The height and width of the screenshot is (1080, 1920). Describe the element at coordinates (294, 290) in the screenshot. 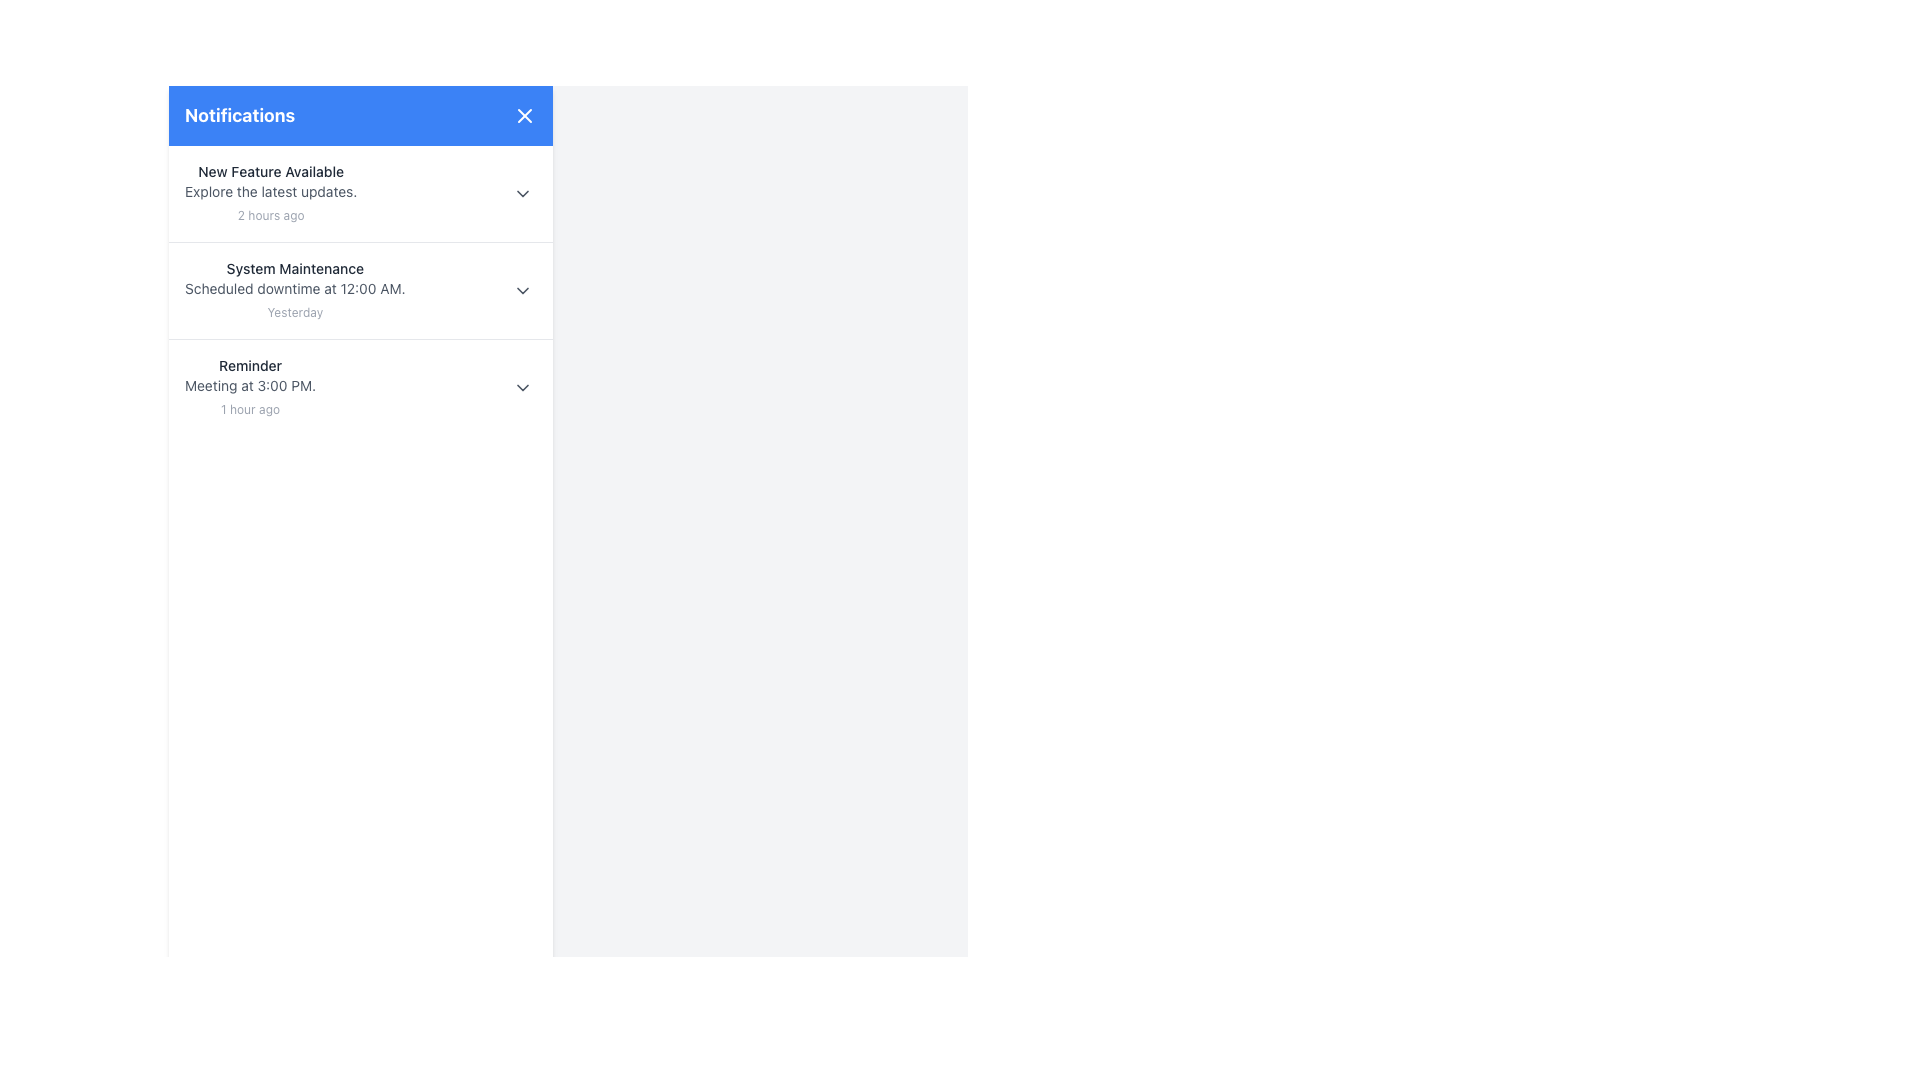

I see `the text block that provides information about a past event related to system maintenance, specifically the one indicating it occurred 'Yesterday', positioned between 'New Feature Available' and 'Reminder: Meeting at 3:00 PM' in the notification panel` at that location.